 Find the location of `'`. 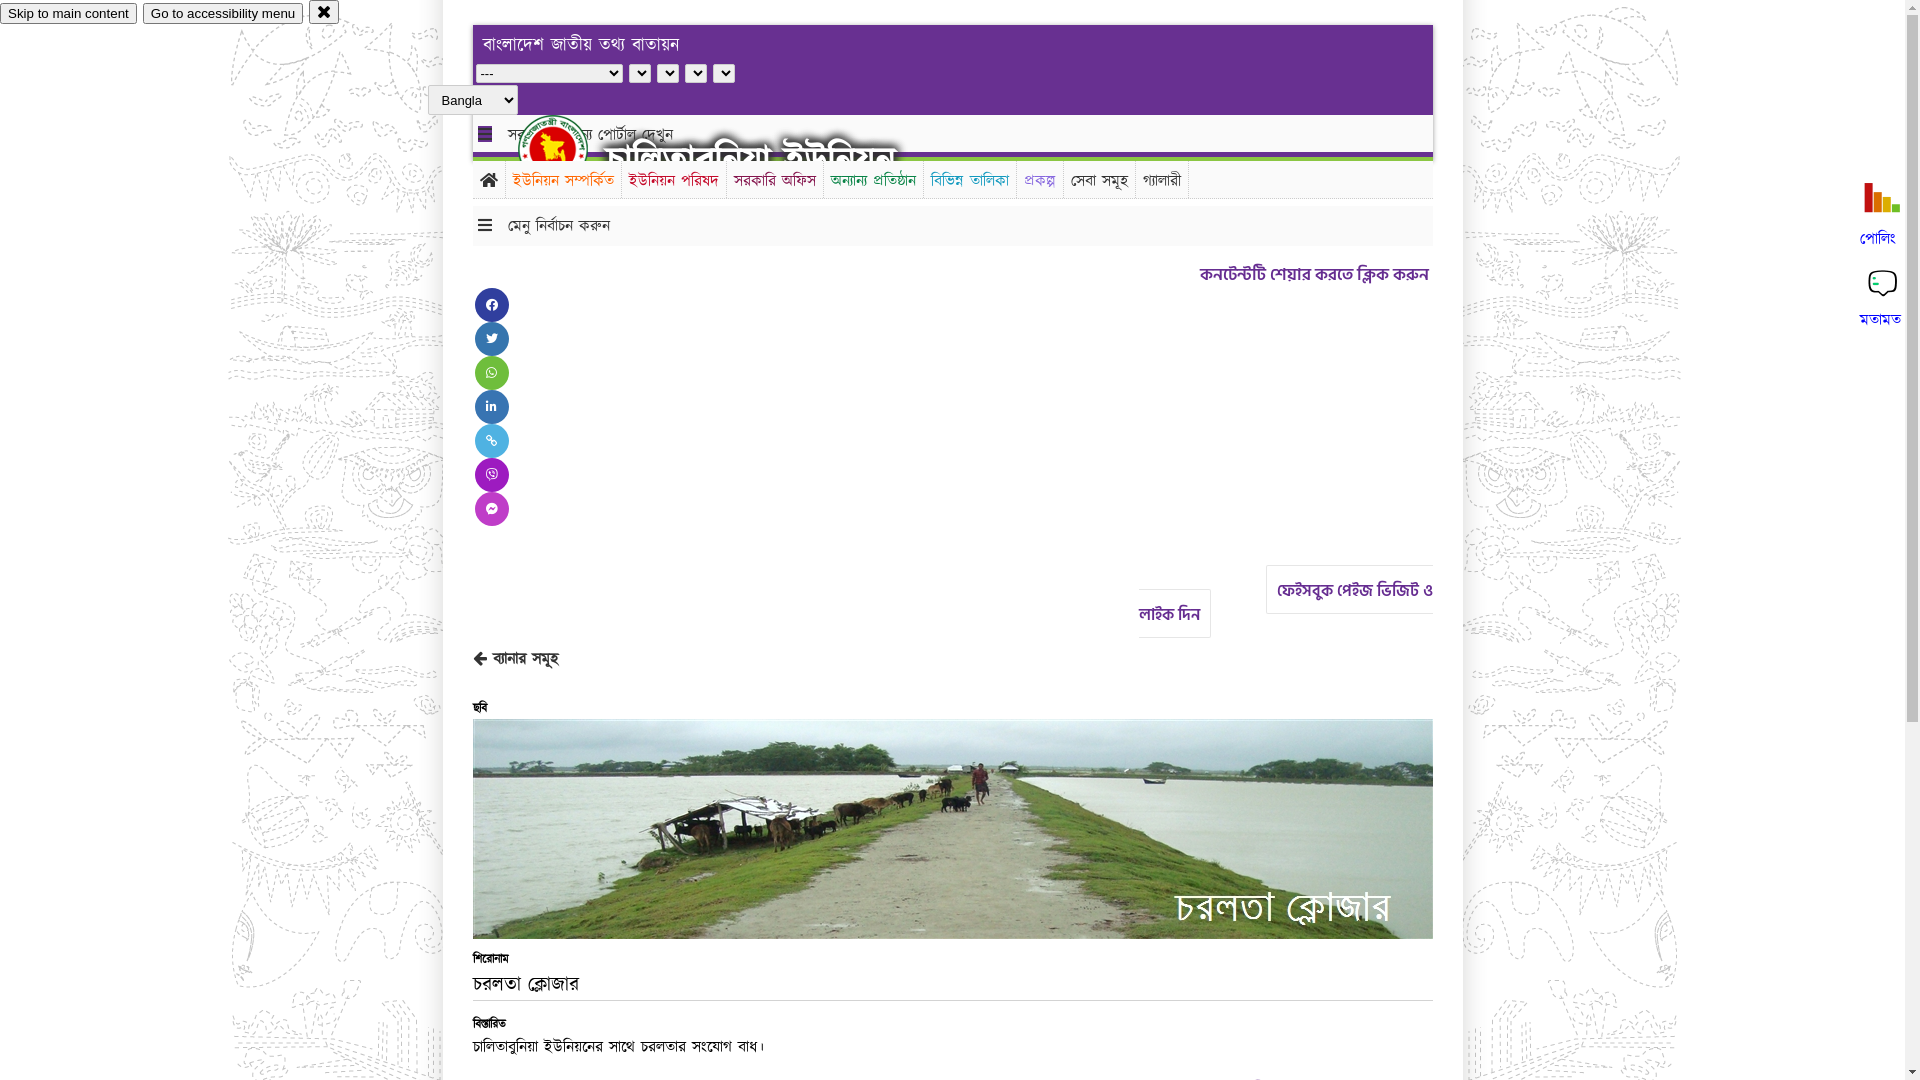

' is located at coordinates (569, 148).